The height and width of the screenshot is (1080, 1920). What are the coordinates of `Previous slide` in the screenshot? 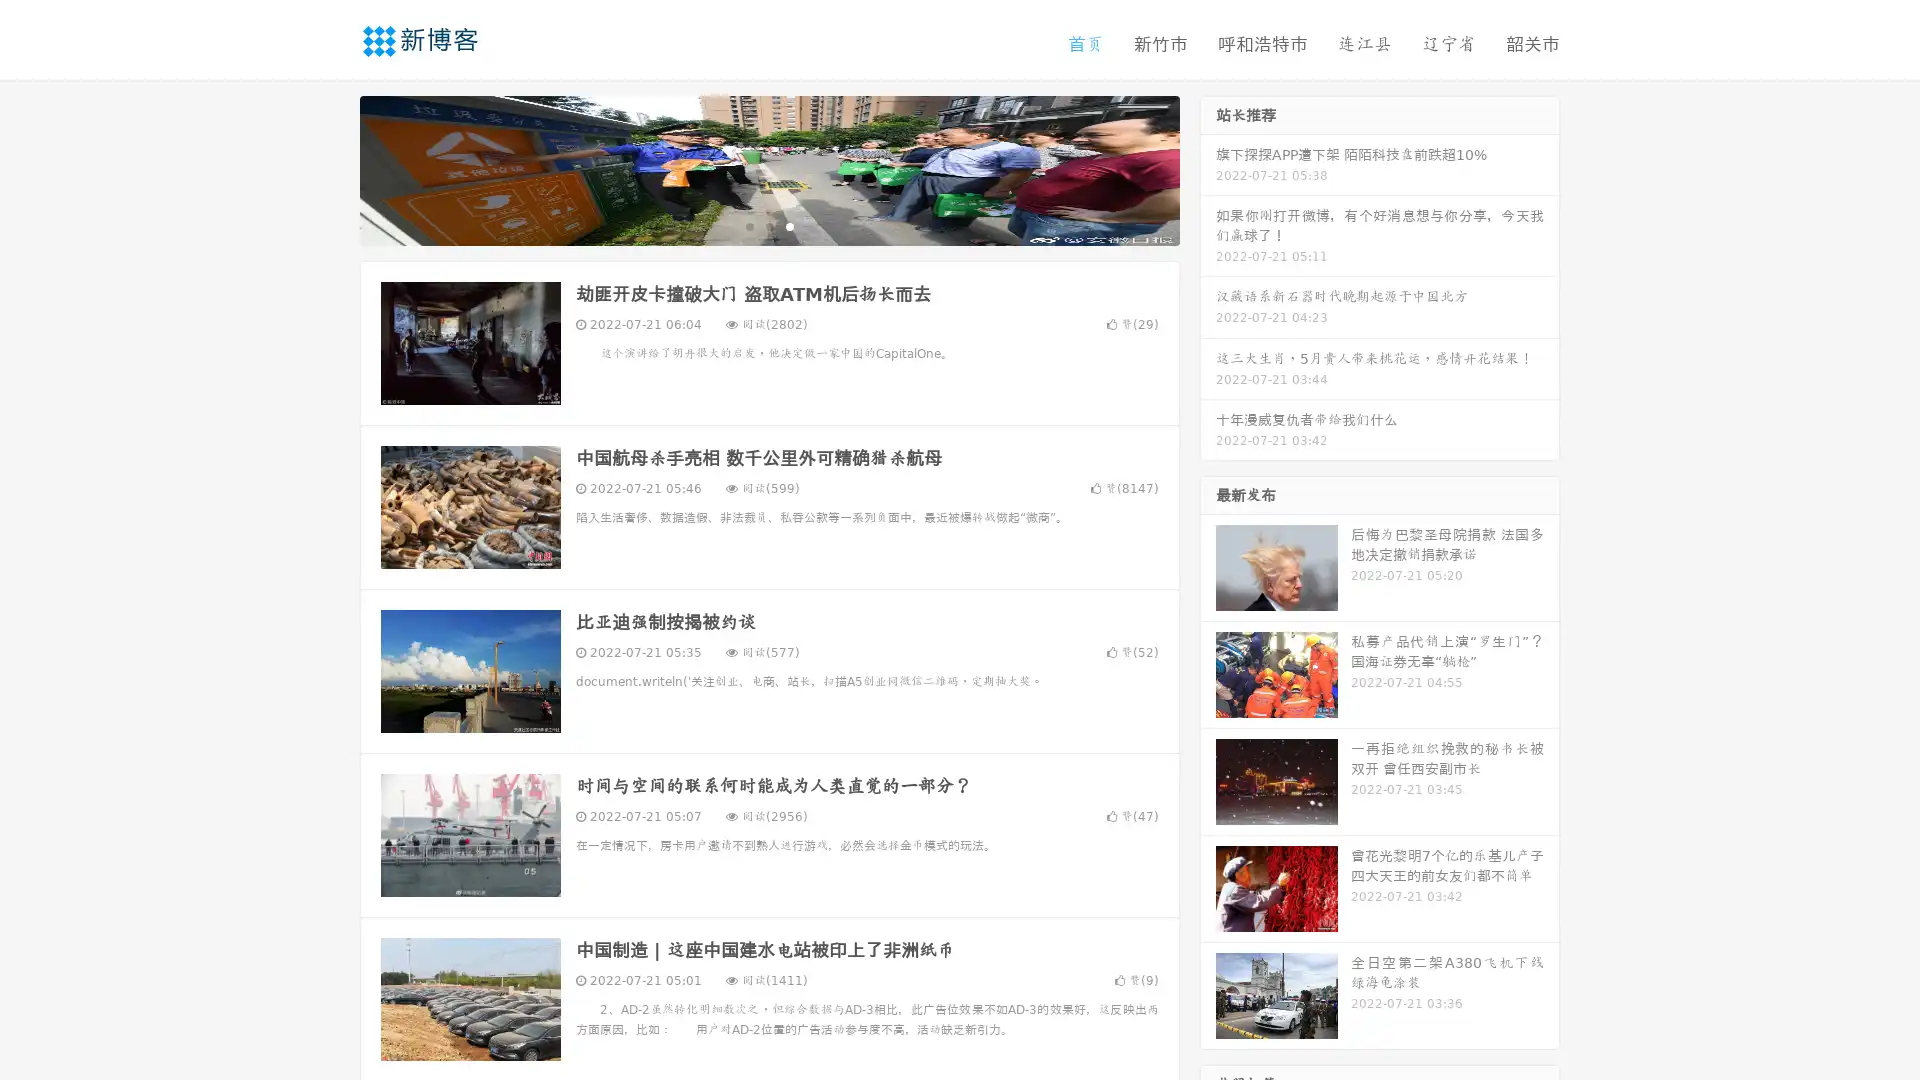 It's located at (330, 168).